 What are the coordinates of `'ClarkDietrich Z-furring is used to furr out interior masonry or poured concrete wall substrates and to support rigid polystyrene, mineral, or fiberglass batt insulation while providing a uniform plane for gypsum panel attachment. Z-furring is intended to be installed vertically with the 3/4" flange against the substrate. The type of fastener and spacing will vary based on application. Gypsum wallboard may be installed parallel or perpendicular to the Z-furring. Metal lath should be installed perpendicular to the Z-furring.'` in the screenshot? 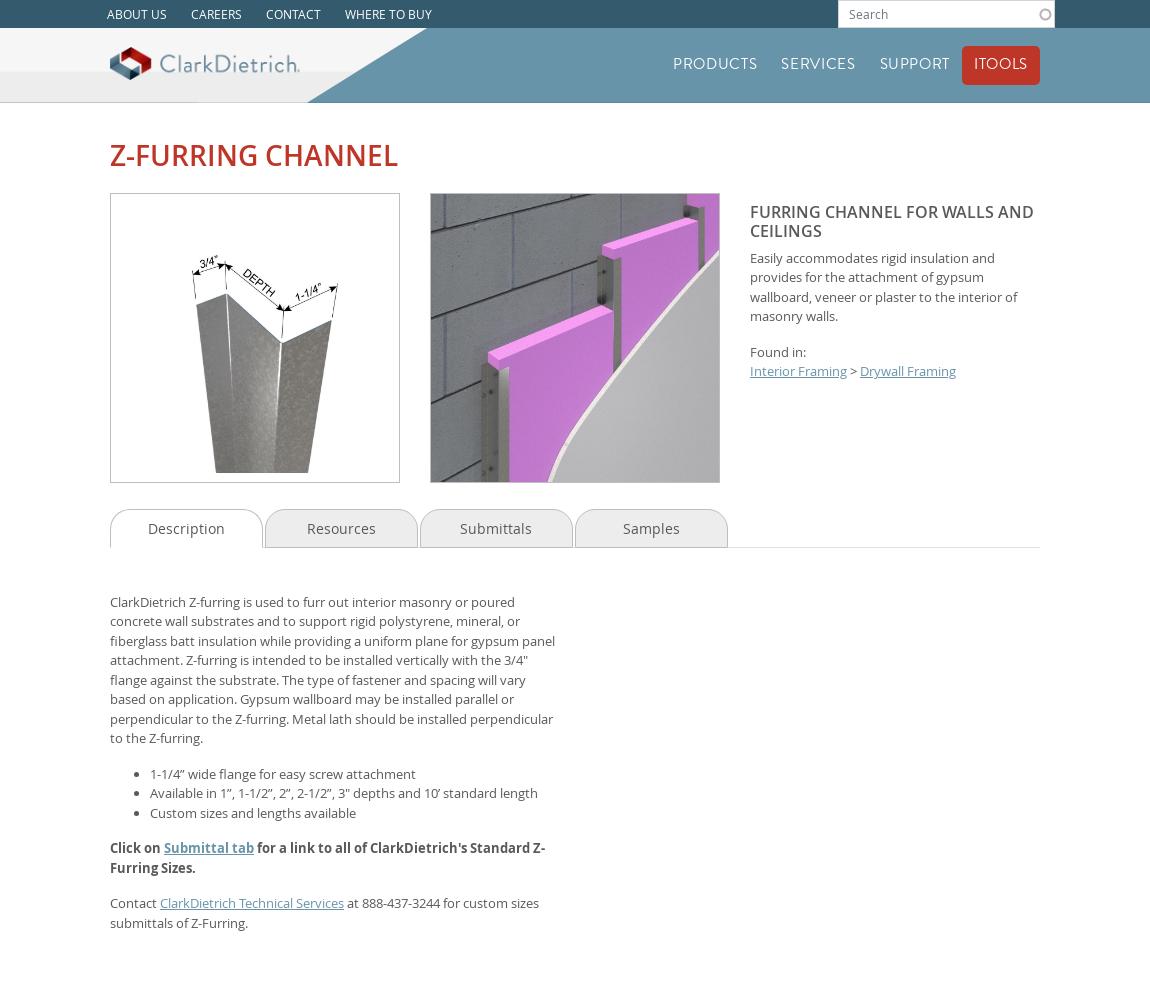 It's located at (332, 669).